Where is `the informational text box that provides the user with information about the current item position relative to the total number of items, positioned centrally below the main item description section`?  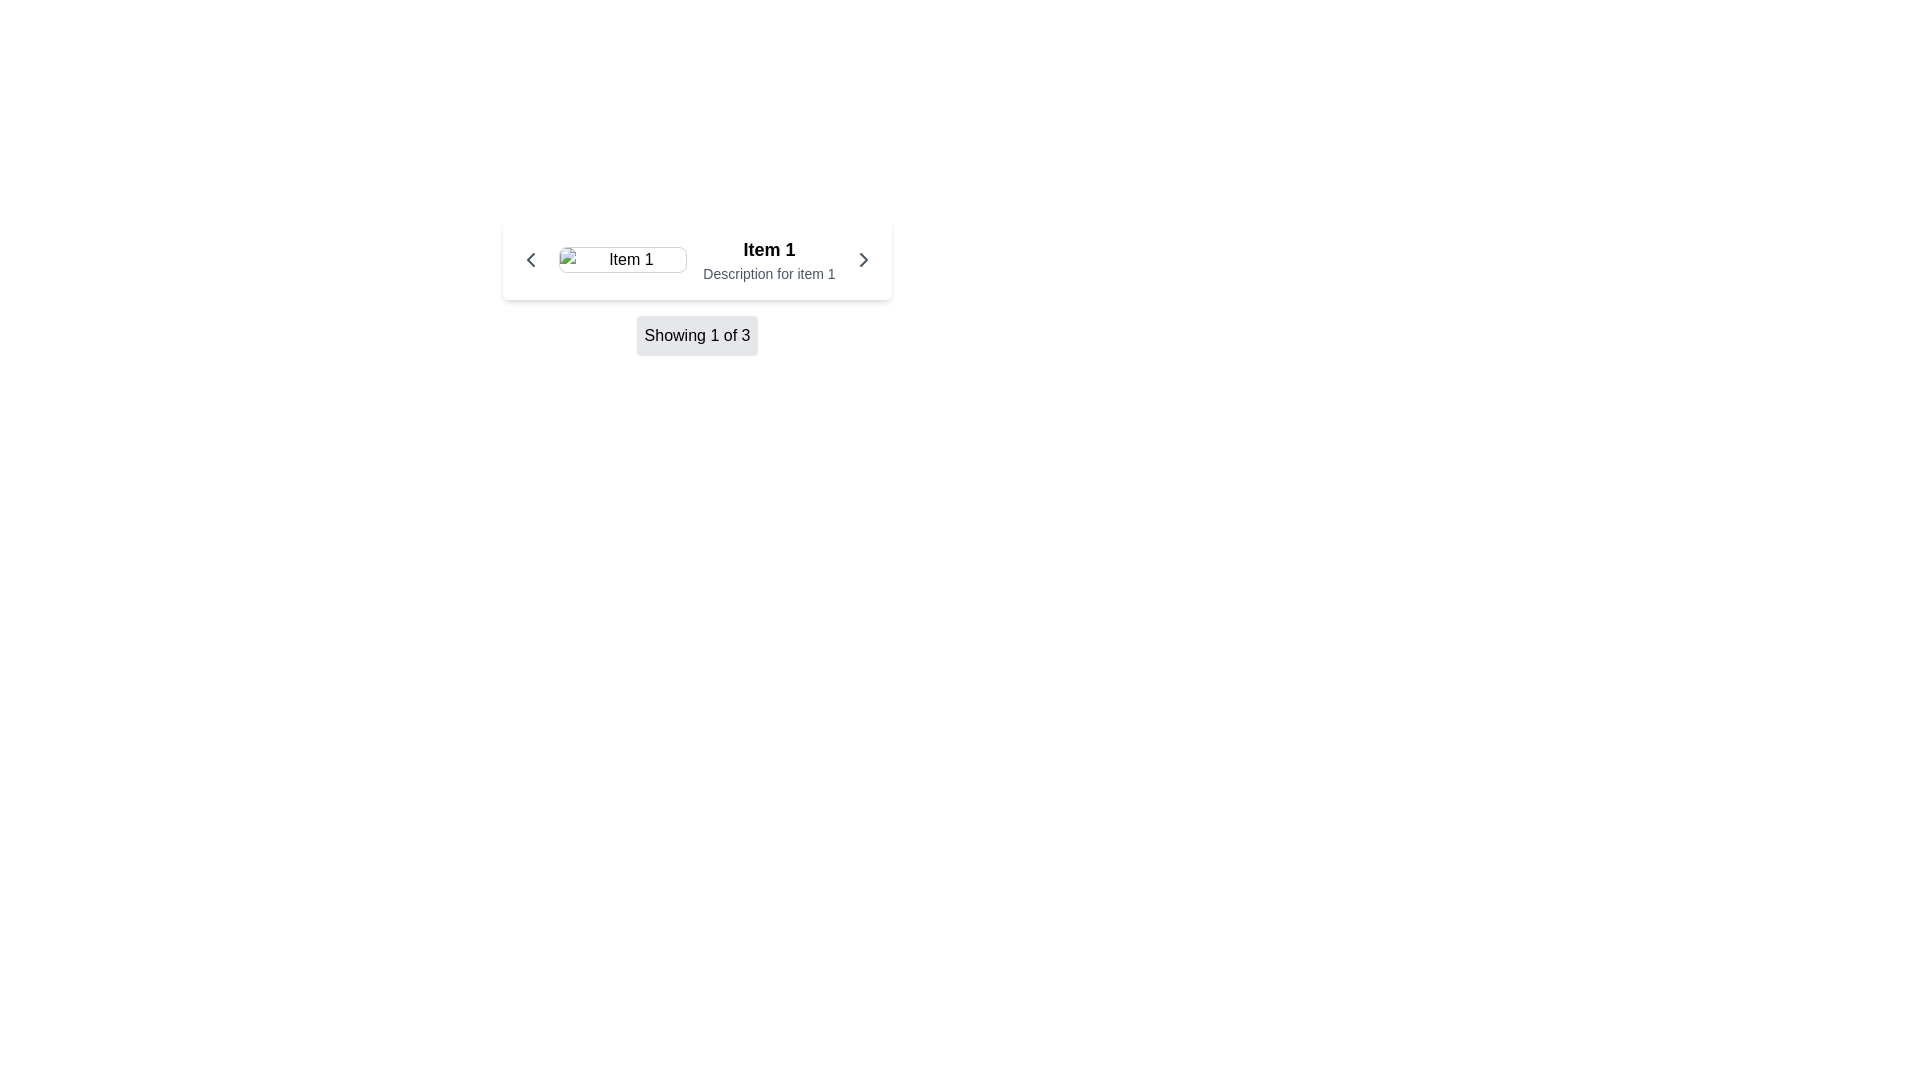
the informational text box that provides the user with information about the current item position relative to the total number of items, positioned centrally below the main item description section is located at coordinates (697, 334).